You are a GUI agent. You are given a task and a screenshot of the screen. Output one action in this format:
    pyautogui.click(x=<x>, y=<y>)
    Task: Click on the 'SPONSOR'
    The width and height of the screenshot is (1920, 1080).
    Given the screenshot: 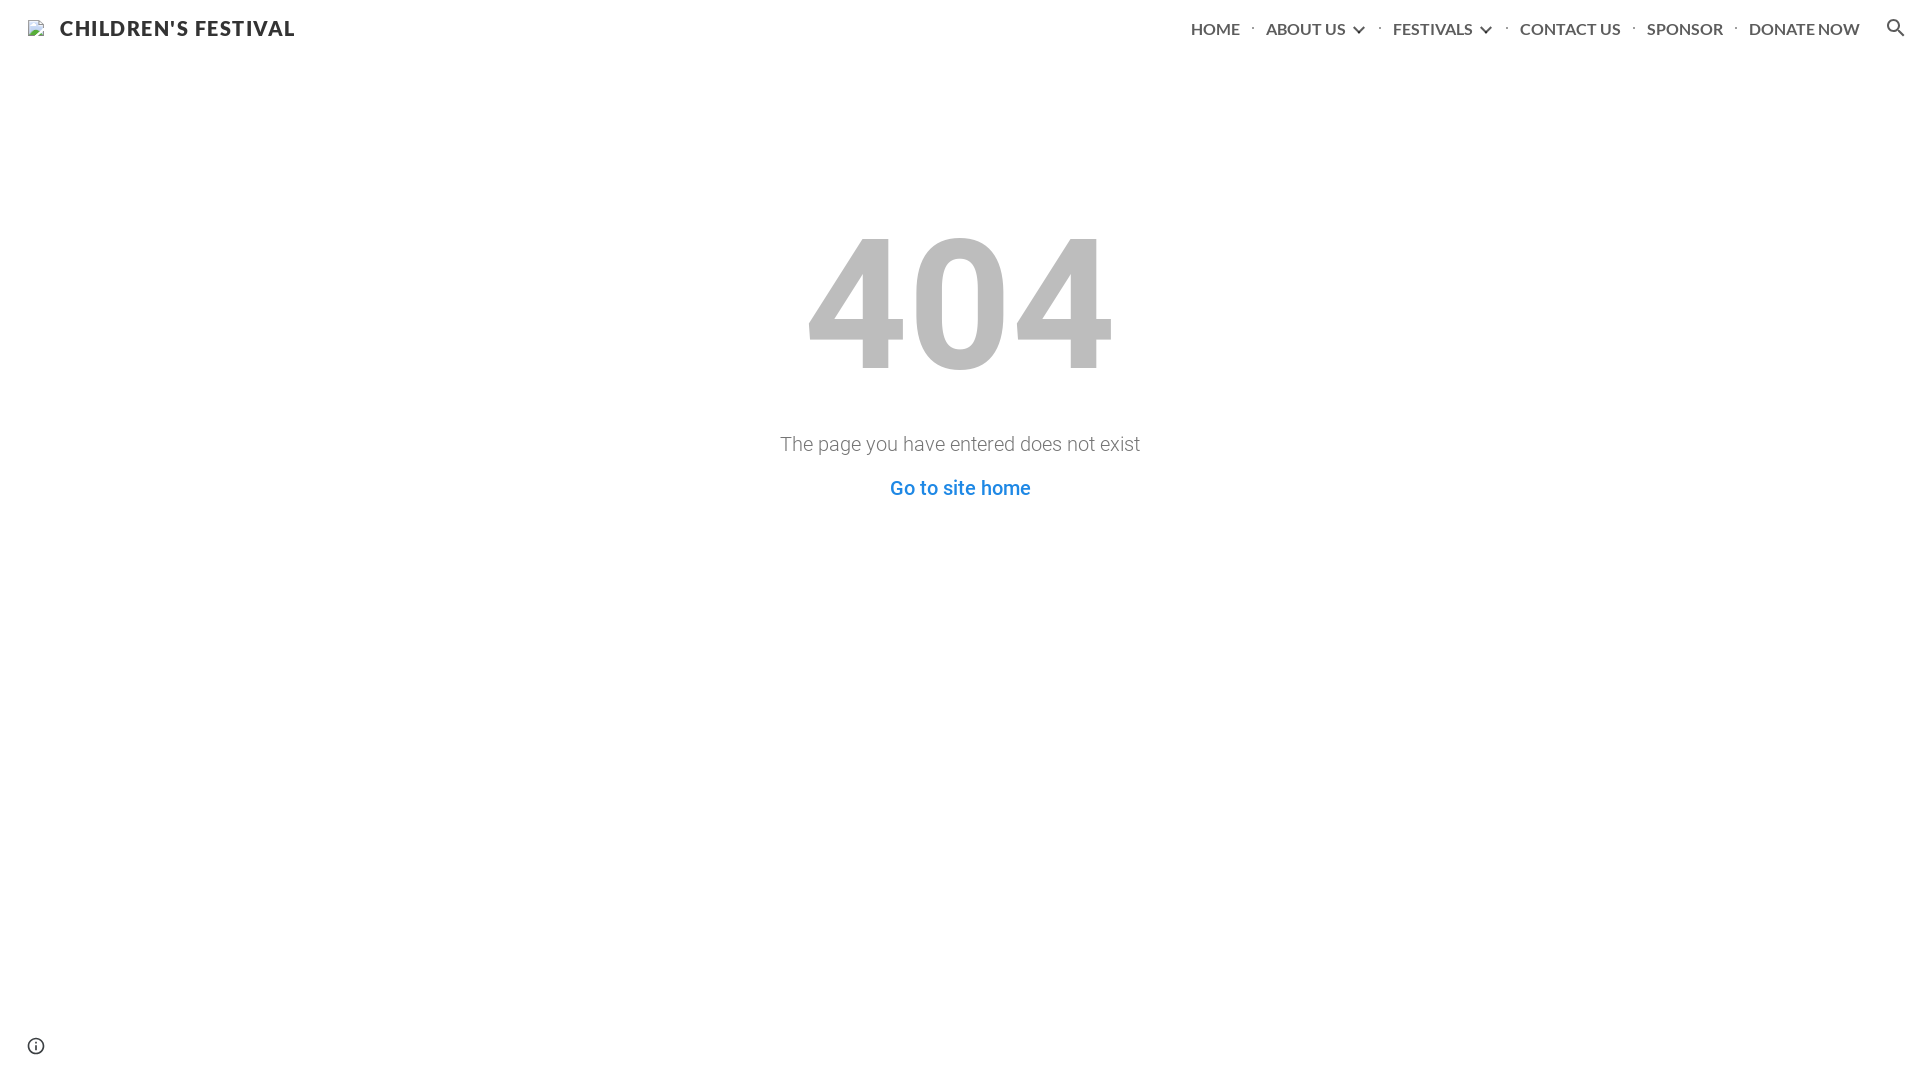 What is the action you would take?
    pyautogui.click(x=1646, y=27)
    